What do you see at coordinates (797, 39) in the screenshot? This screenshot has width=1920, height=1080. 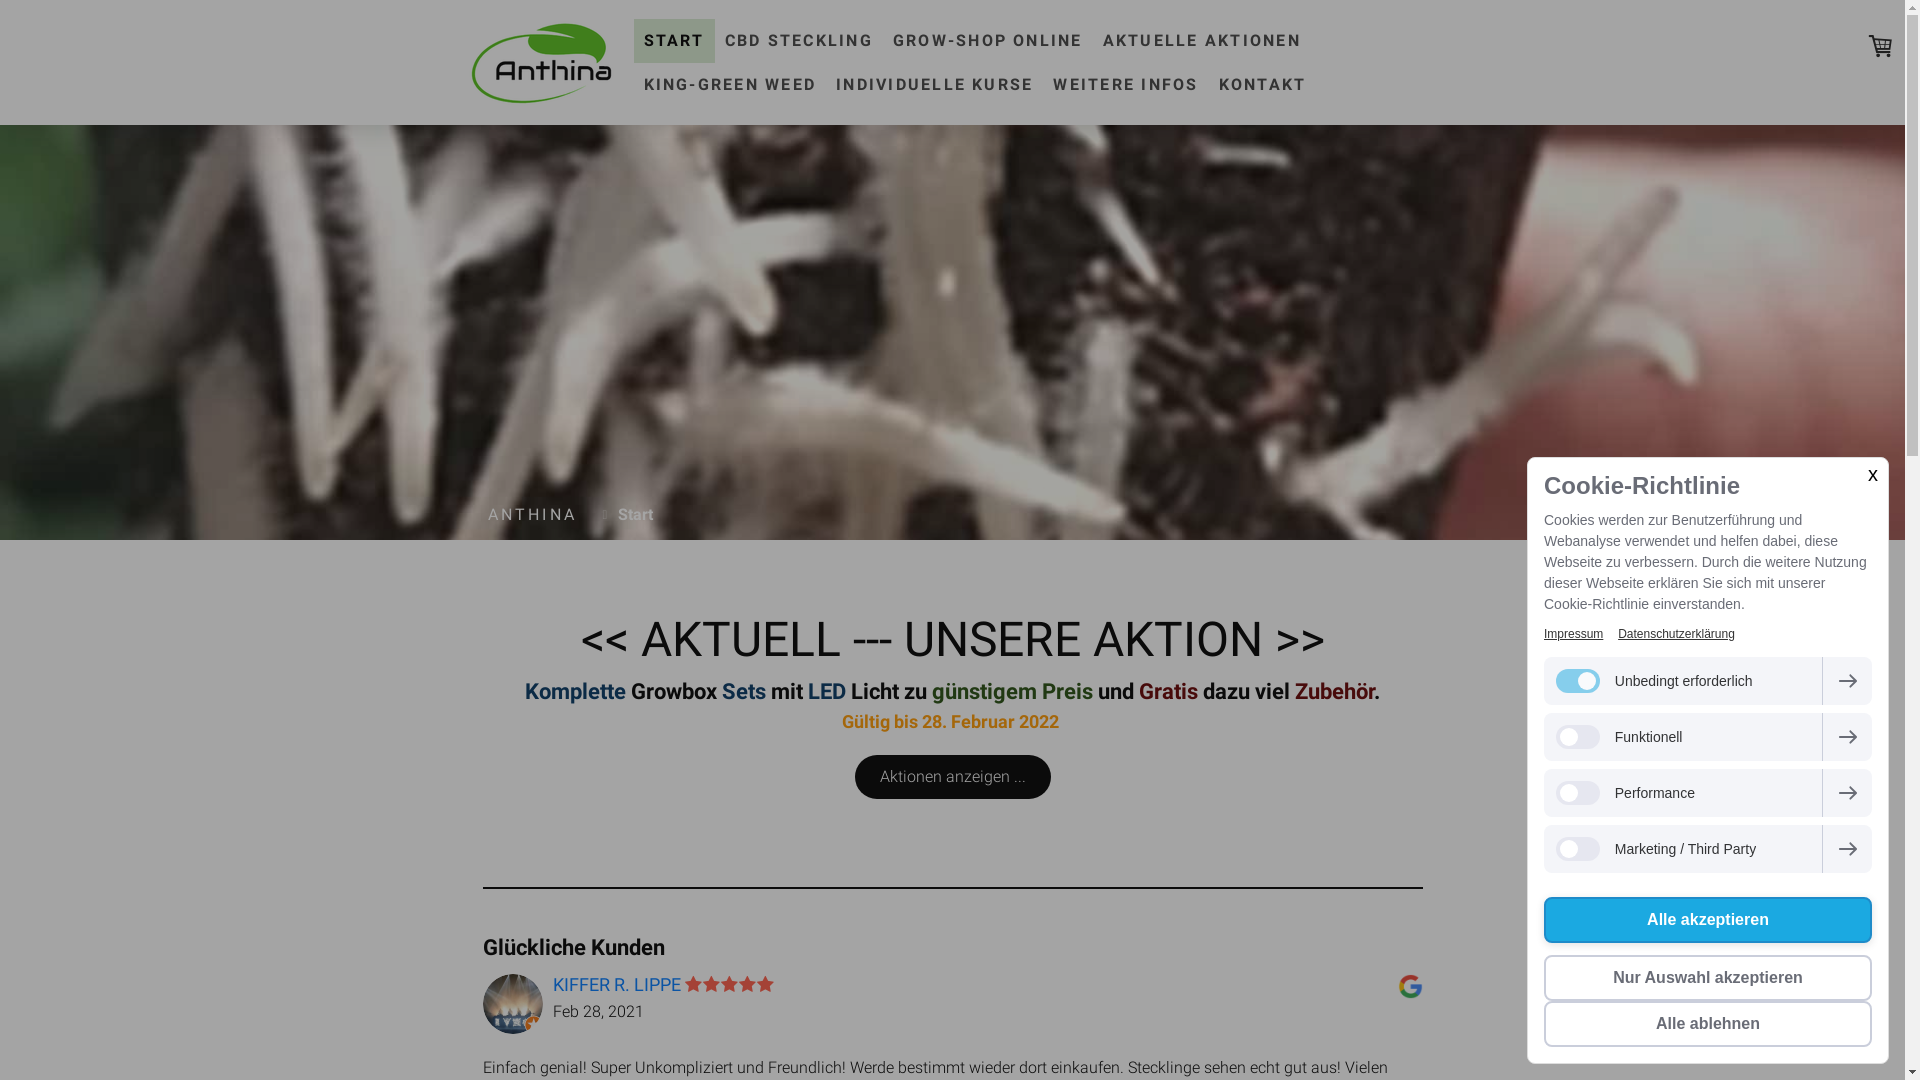 I see `'CBD STECKLING'` at bounding box center [797, 39].